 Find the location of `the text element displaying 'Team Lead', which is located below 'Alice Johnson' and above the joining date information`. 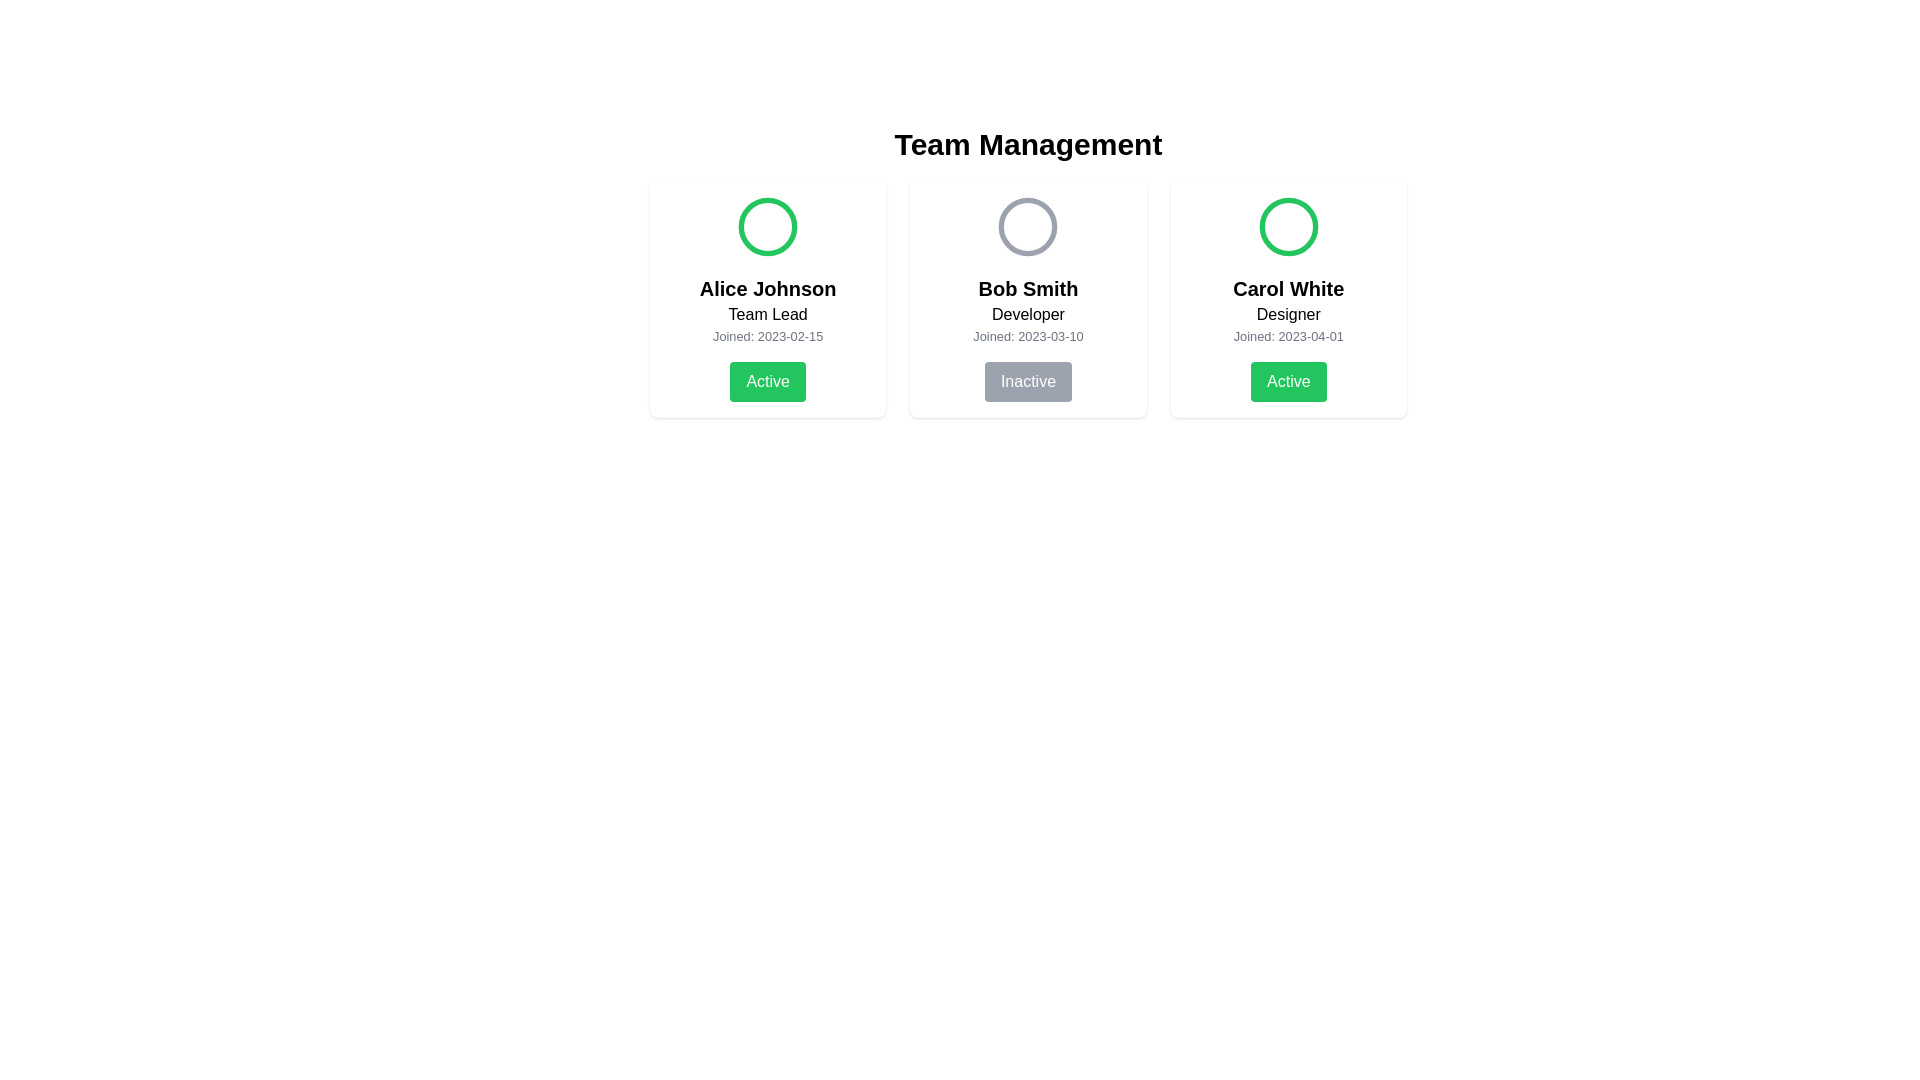

the text element displaying 'Team Lead', which is located below 'Alice Johnson' and above the joining date information is located at coordinates (767, 315).